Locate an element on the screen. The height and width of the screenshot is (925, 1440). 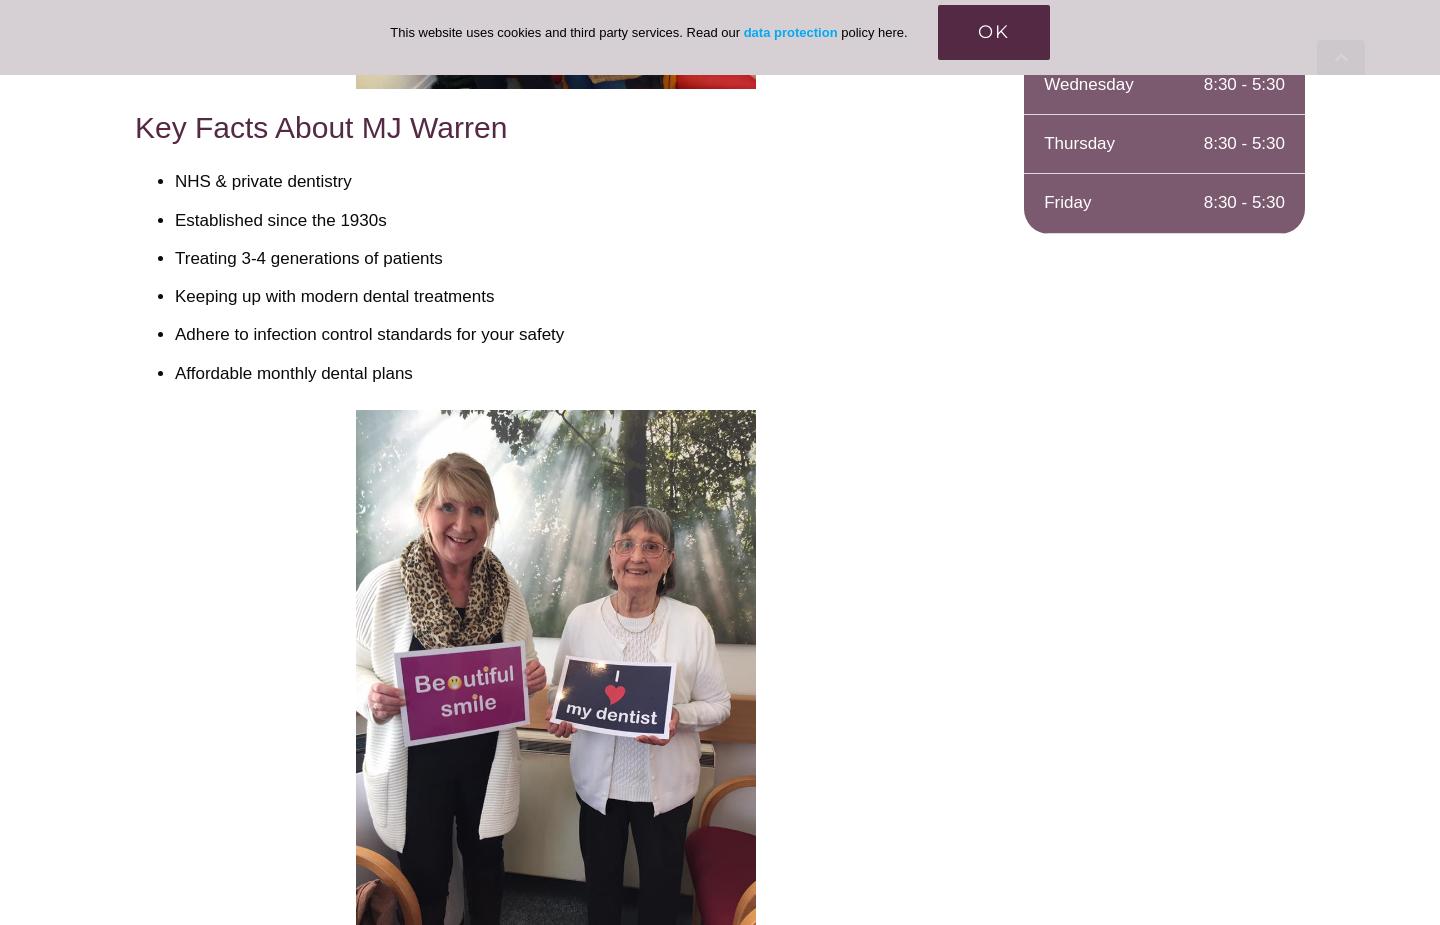
'Friday' is located at coordinates (1067, 201).